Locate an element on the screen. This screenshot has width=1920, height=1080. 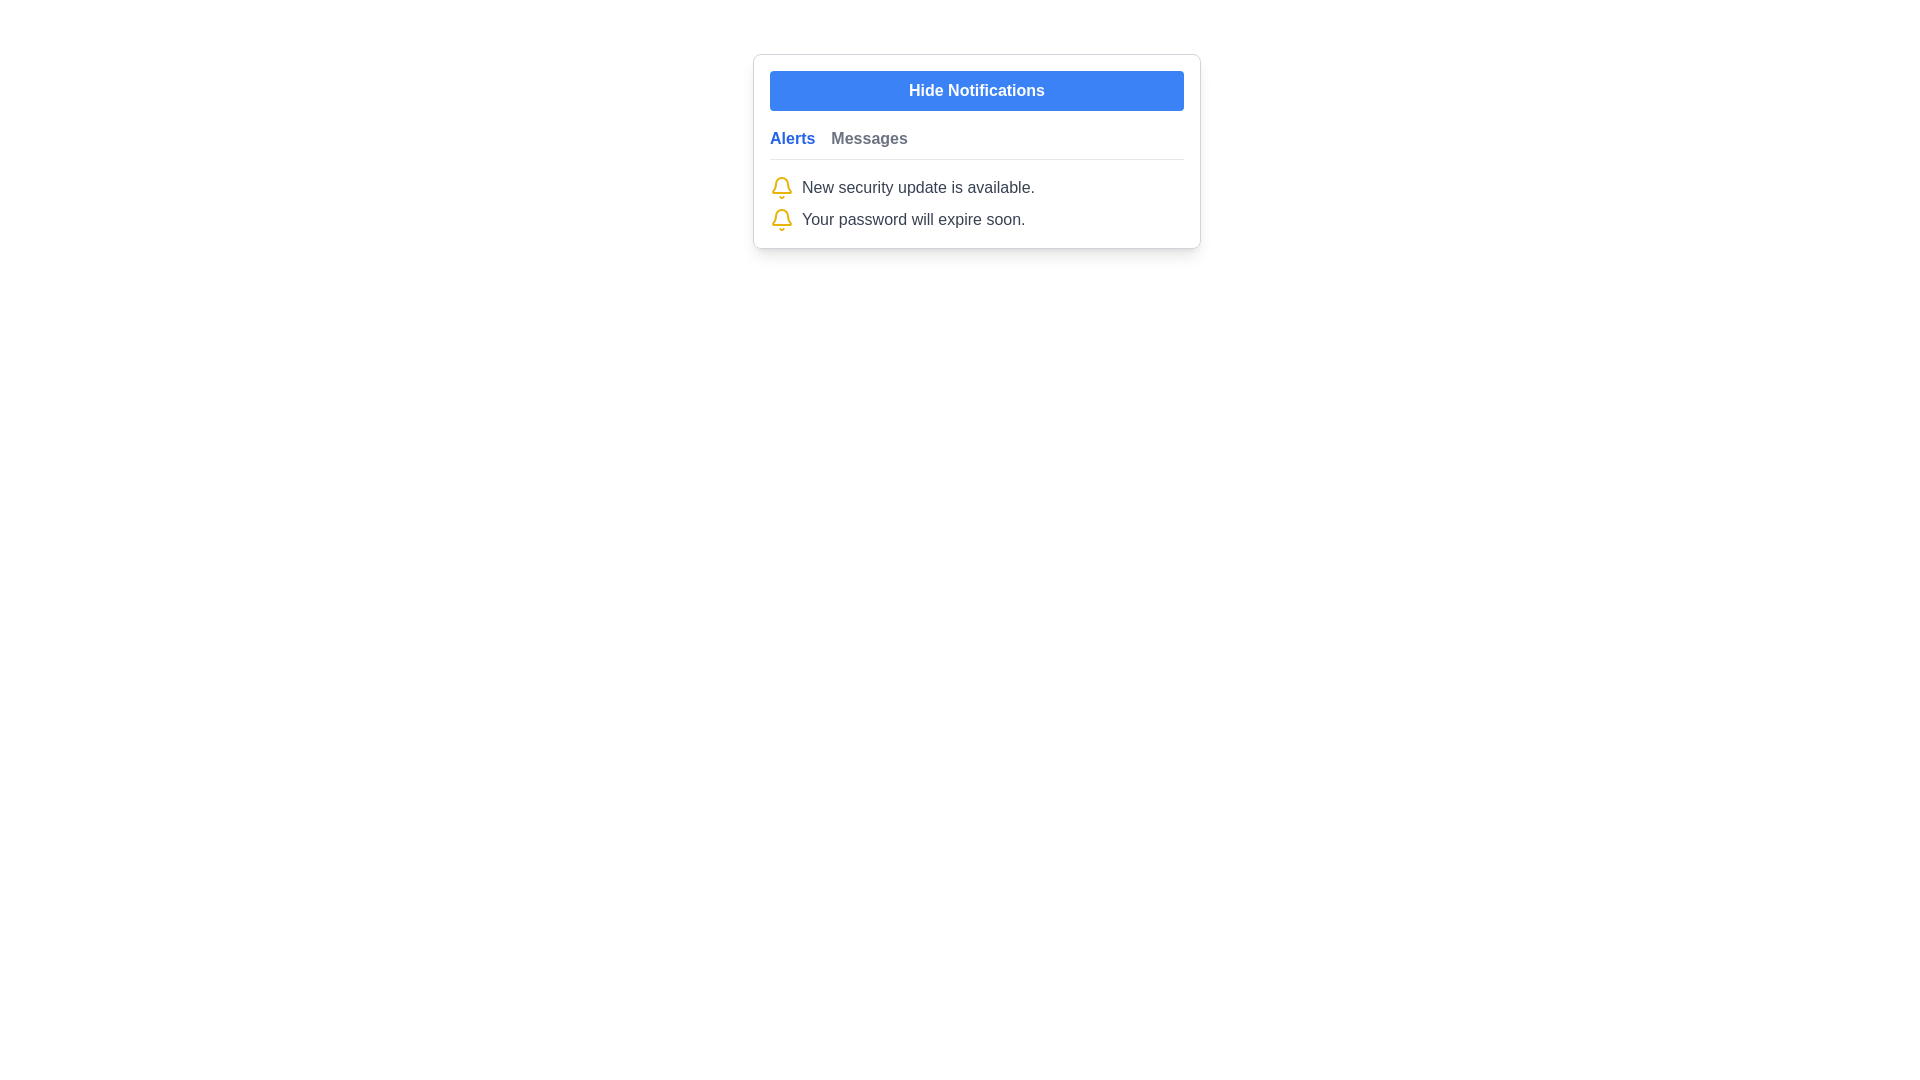
the blue rectangular button with rounded edges that has white bold text reading 'Hide Notifications' is located at coordinates (977, 91).